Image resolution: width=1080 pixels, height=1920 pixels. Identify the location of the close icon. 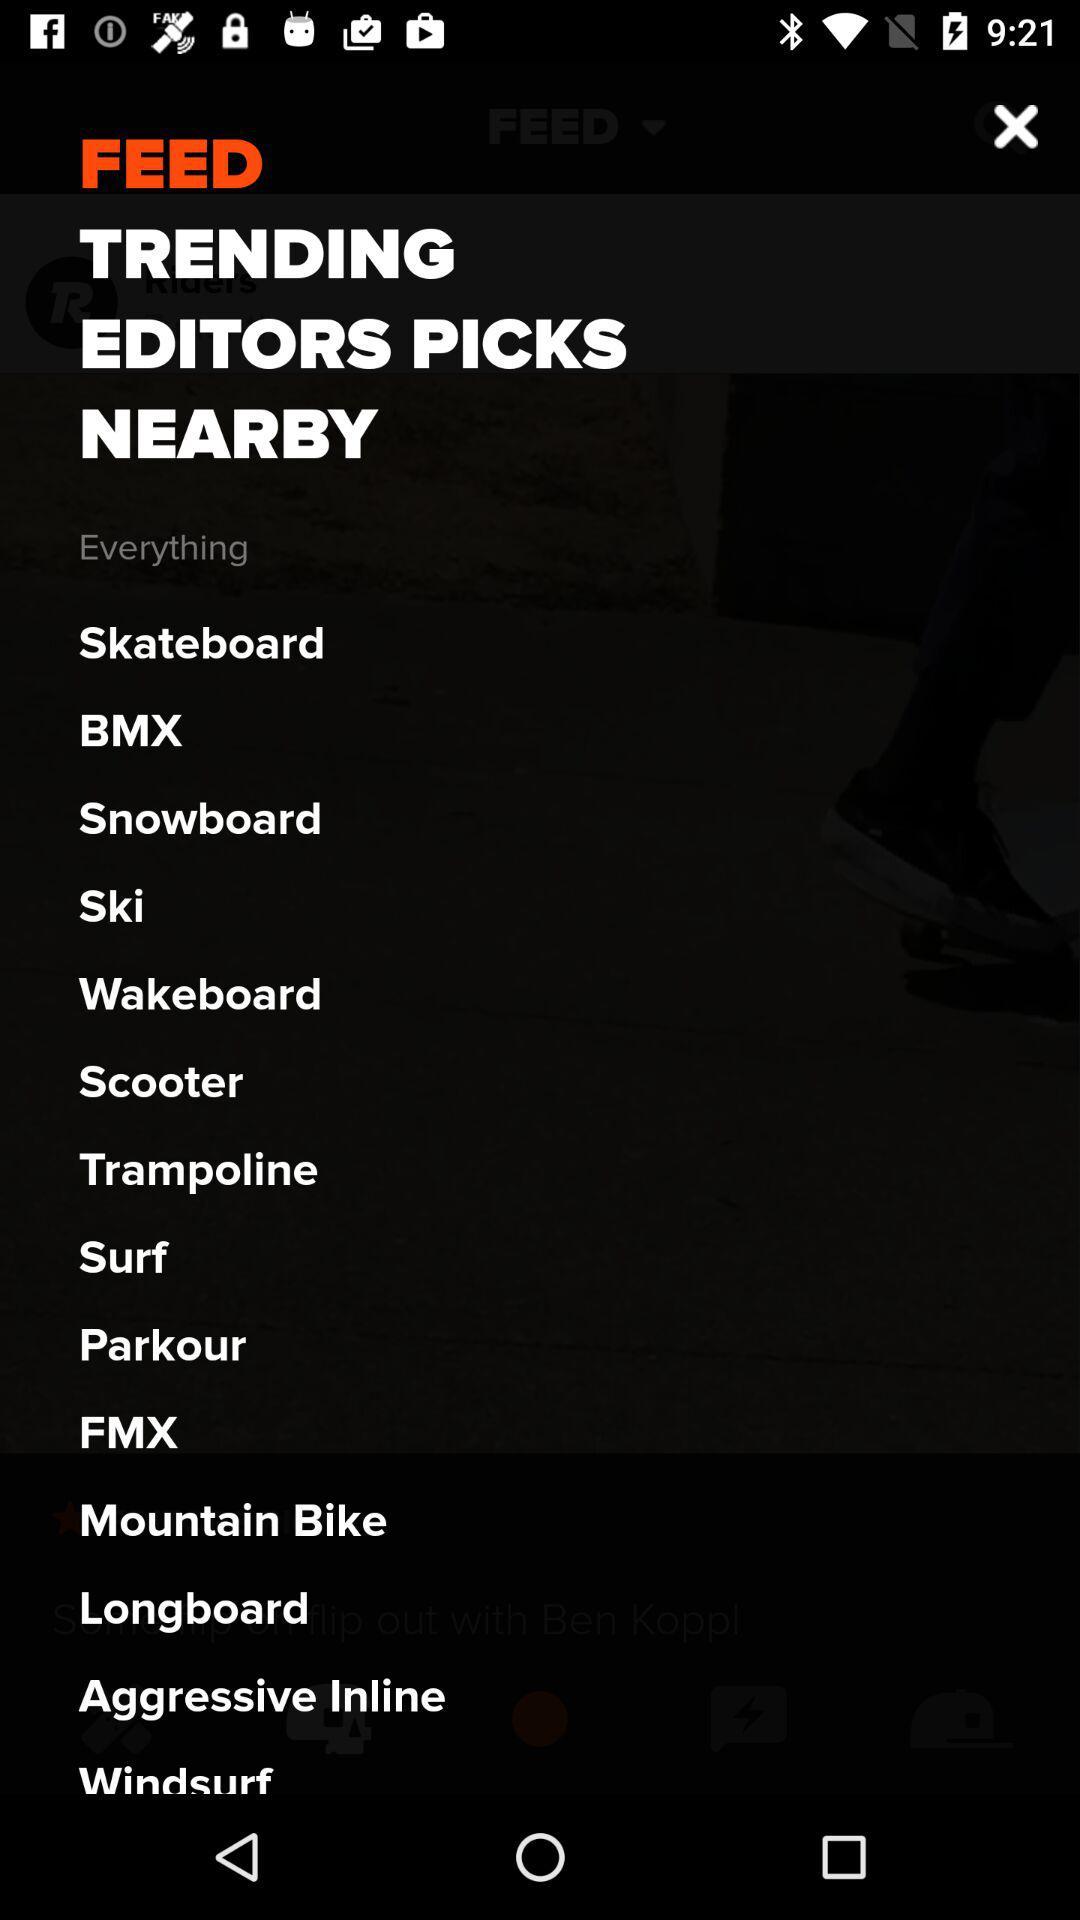
(1016, 125).